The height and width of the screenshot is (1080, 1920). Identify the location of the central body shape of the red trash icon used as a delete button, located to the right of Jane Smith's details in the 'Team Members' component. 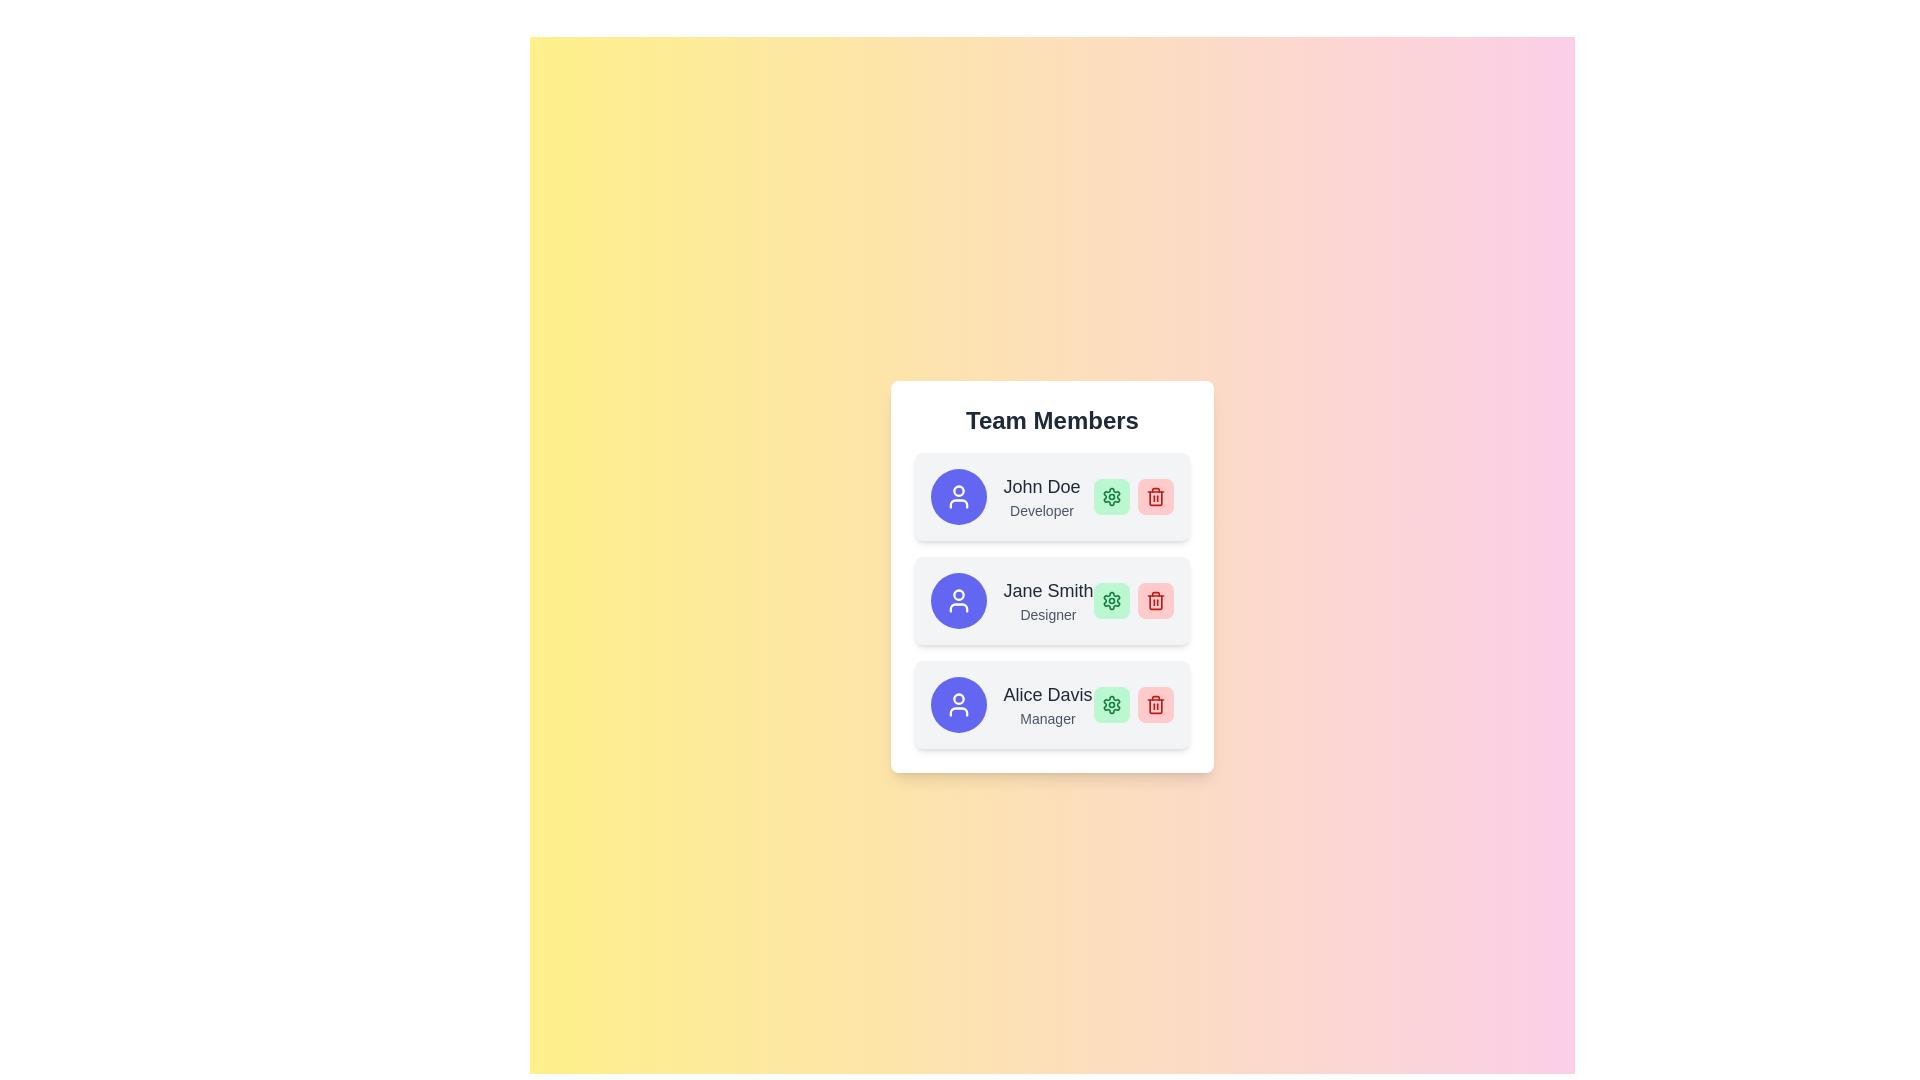
(1155, 601).